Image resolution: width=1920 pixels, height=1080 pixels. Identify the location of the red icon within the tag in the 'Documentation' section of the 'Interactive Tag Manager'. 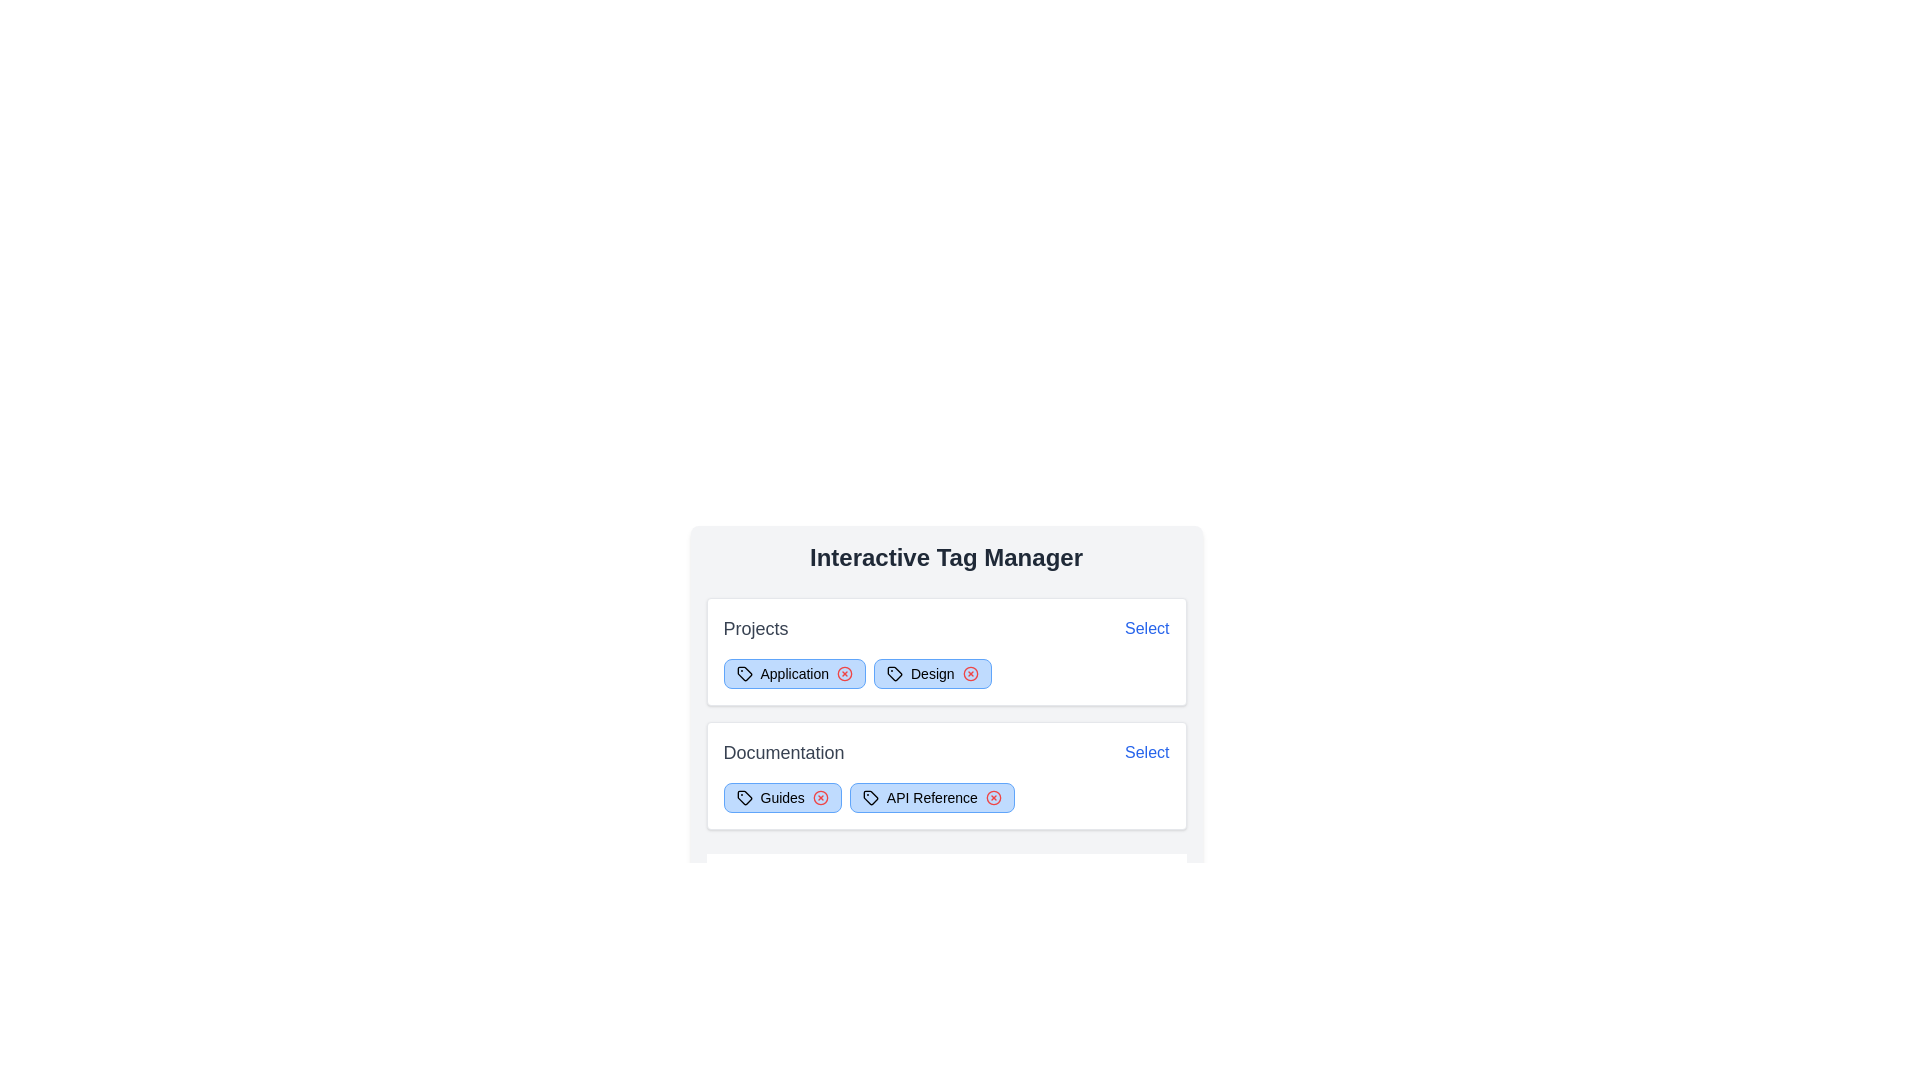
(945, 797).